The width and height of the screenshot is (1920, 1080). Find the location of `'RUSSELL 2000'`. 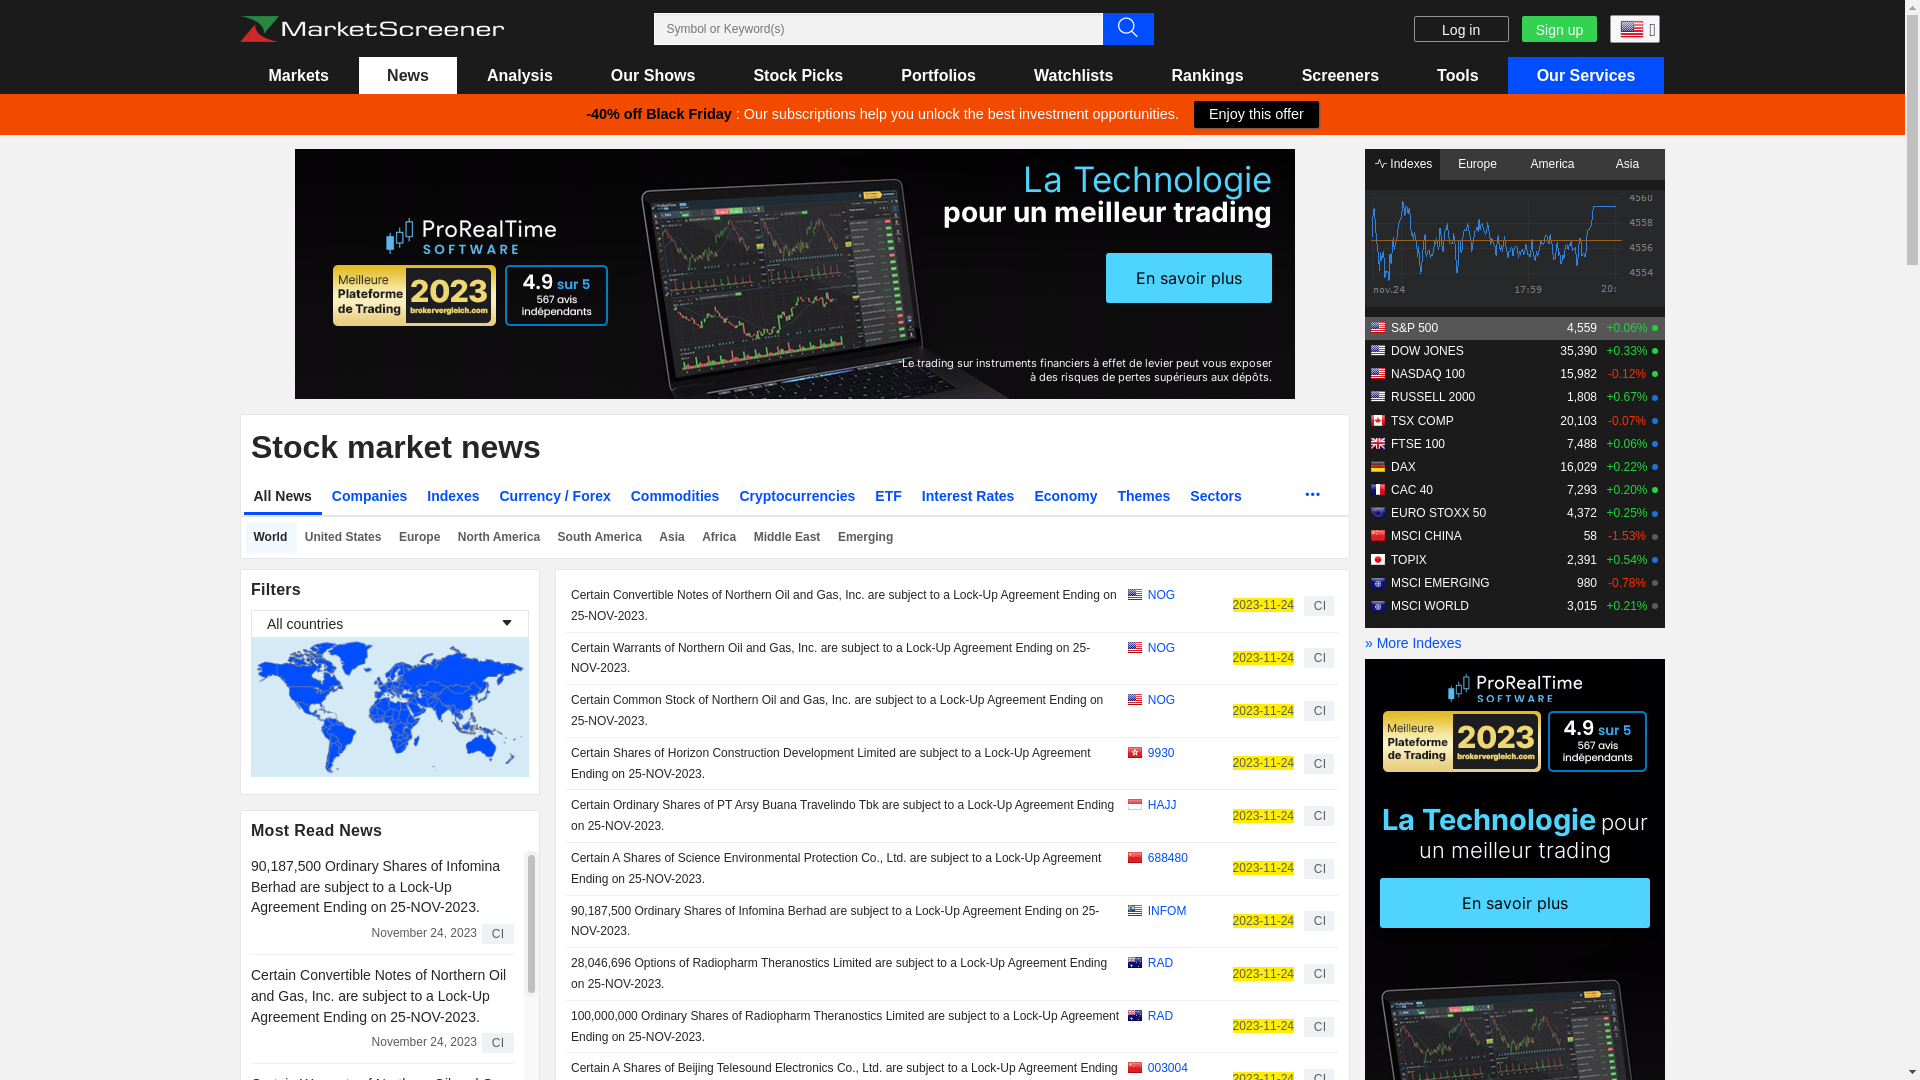

'RUSSELL 2000' is located at coordinates (1432, 397).